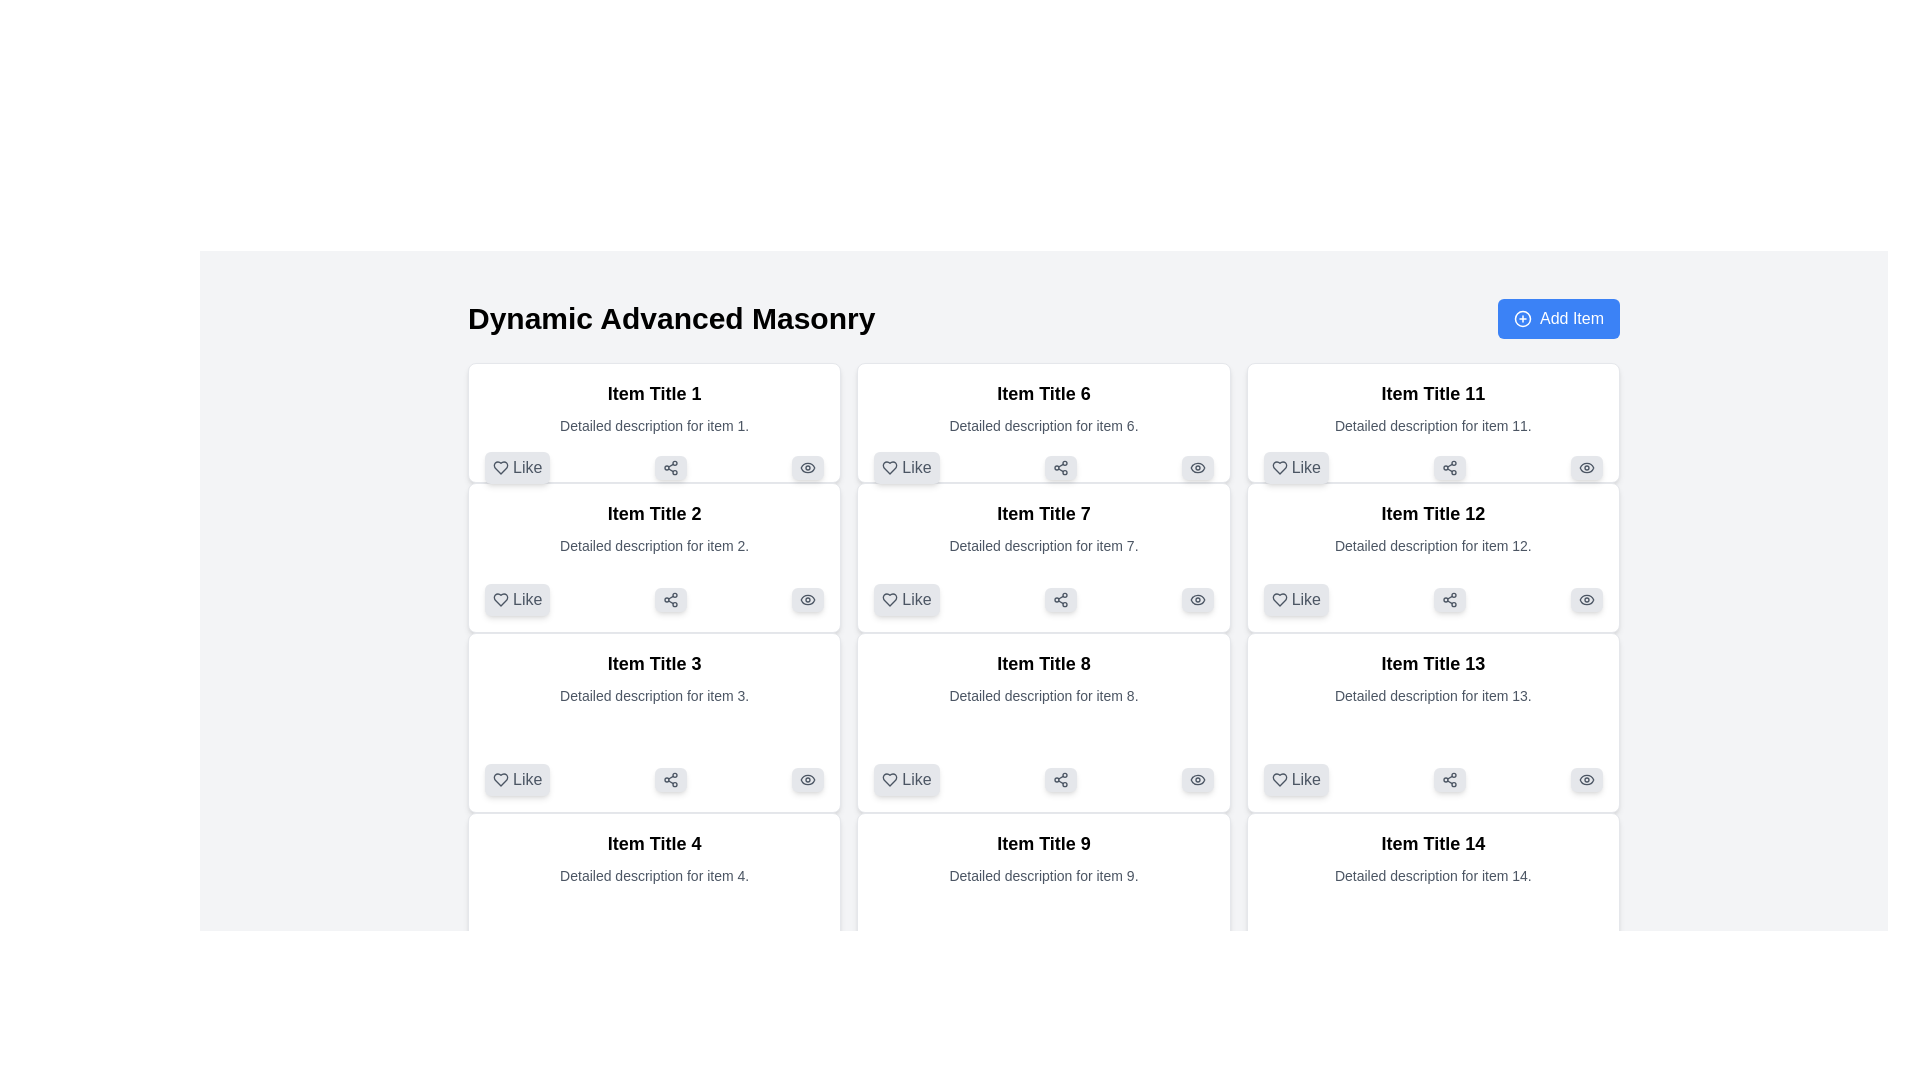 This screenshot has width=1920, height=1080. Describe the element at coordinates (671, 778) in the screenshot. I see `the second button with a light gray background and a share icon, located at the bottom of the 'Item Title 3' card` at that location.